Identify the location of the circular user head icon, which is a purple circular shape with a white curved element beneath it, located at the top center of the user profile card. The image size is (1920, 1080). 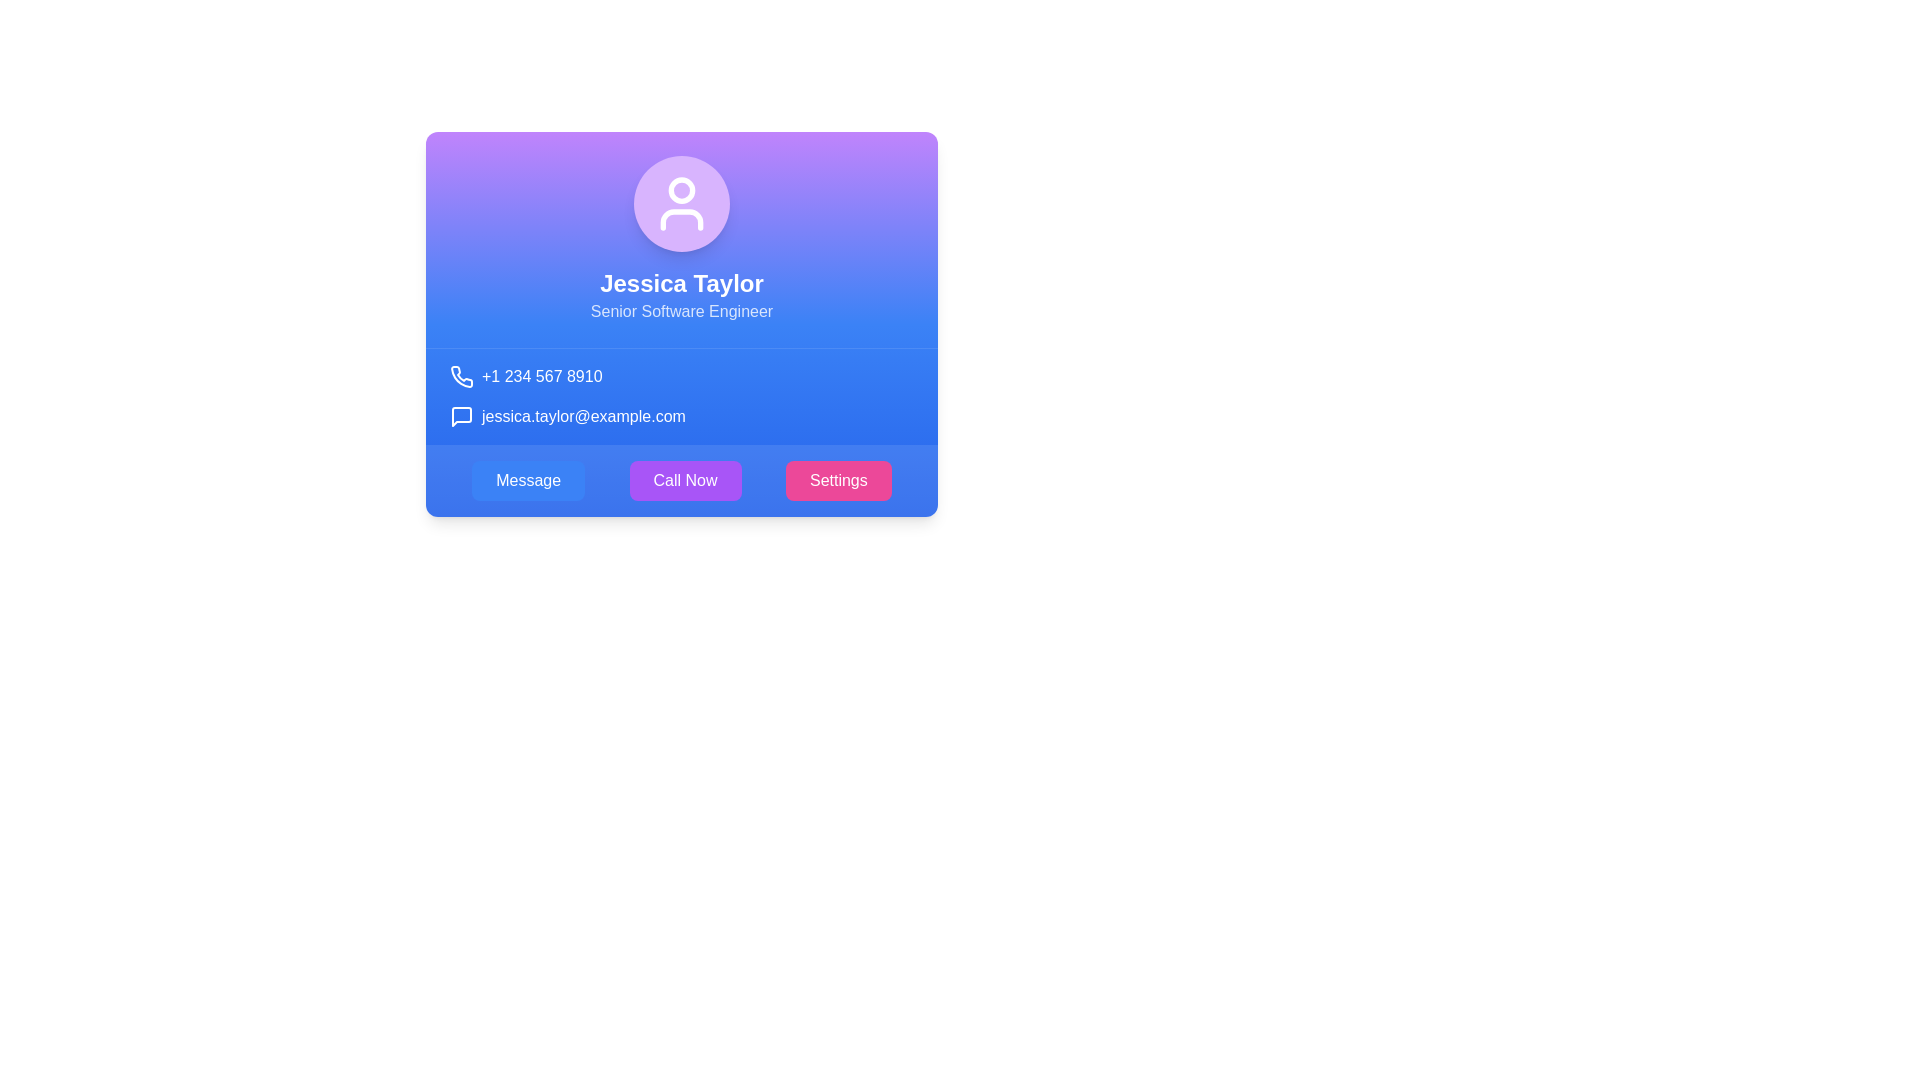
(681, 189).